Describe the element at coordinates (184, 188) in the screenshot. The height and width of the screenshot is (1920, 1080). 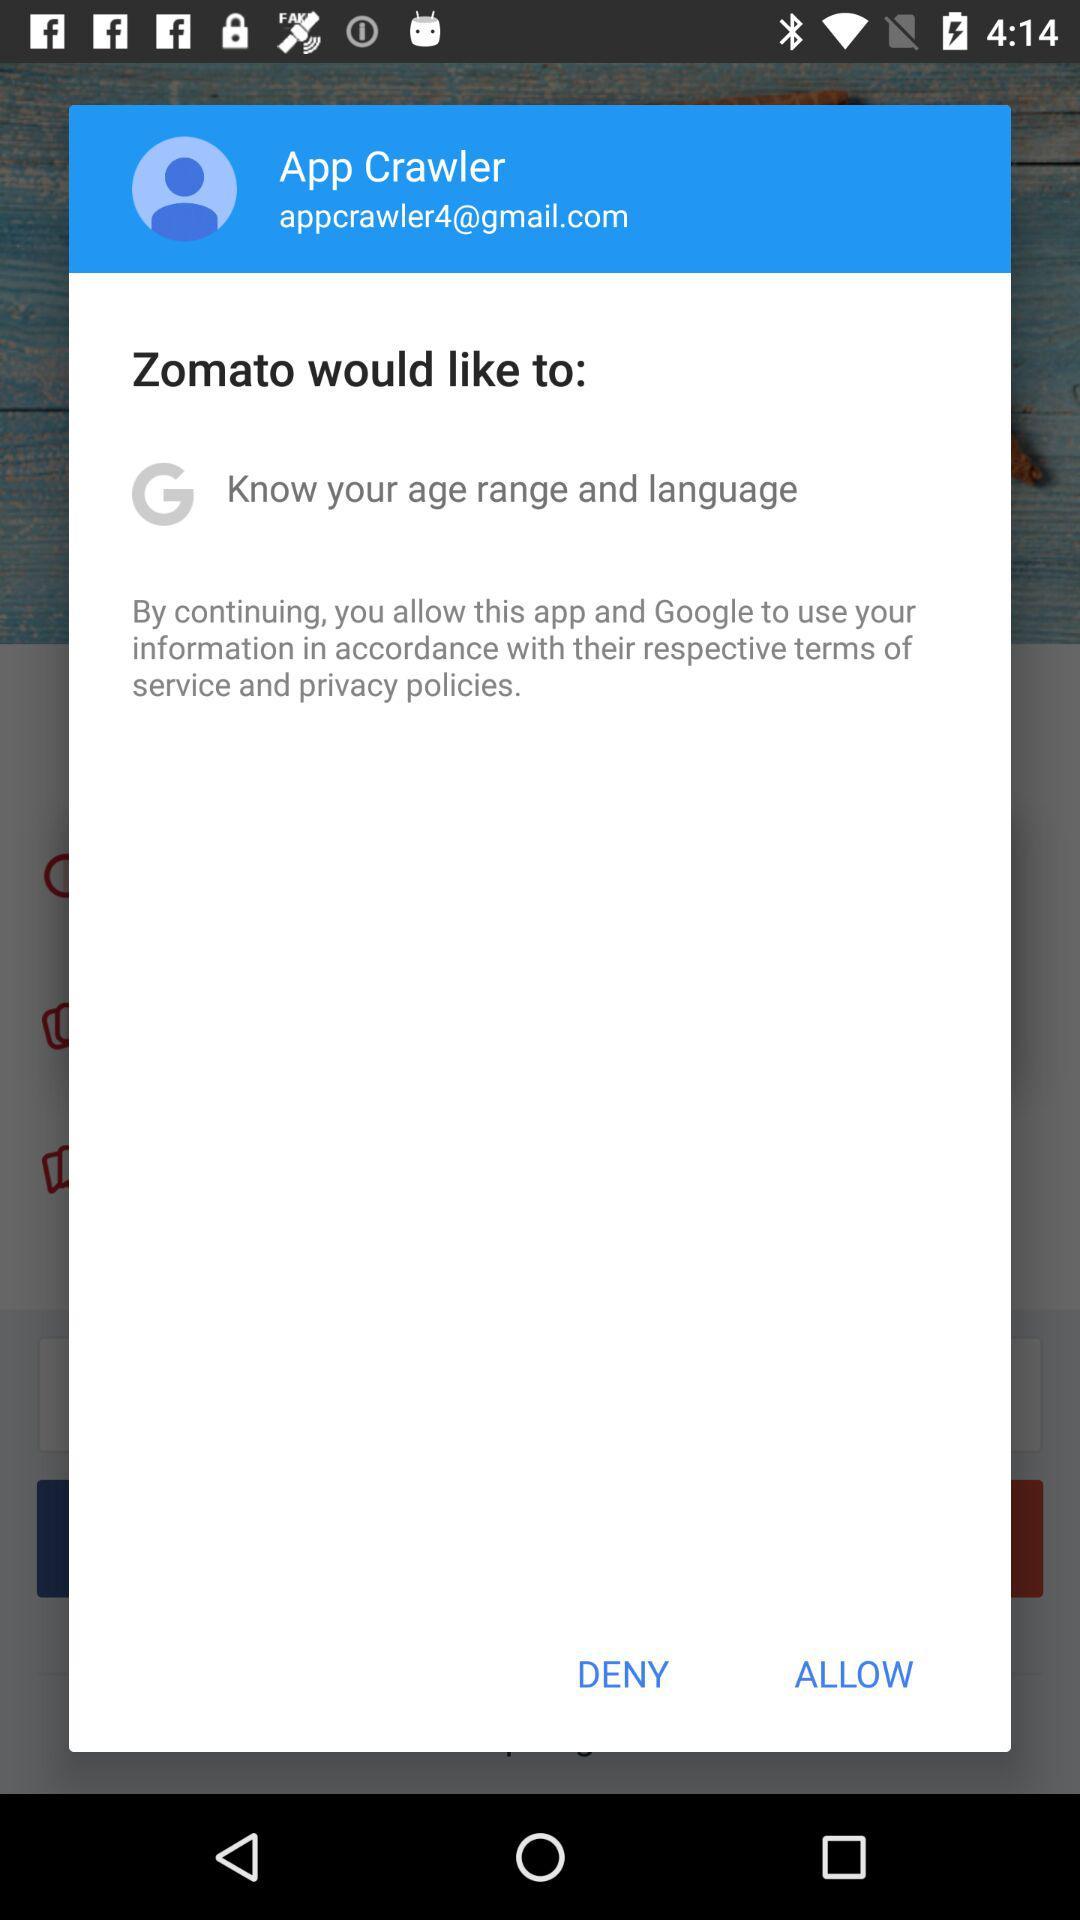
I see `the icon next to app crawler app` at that location.